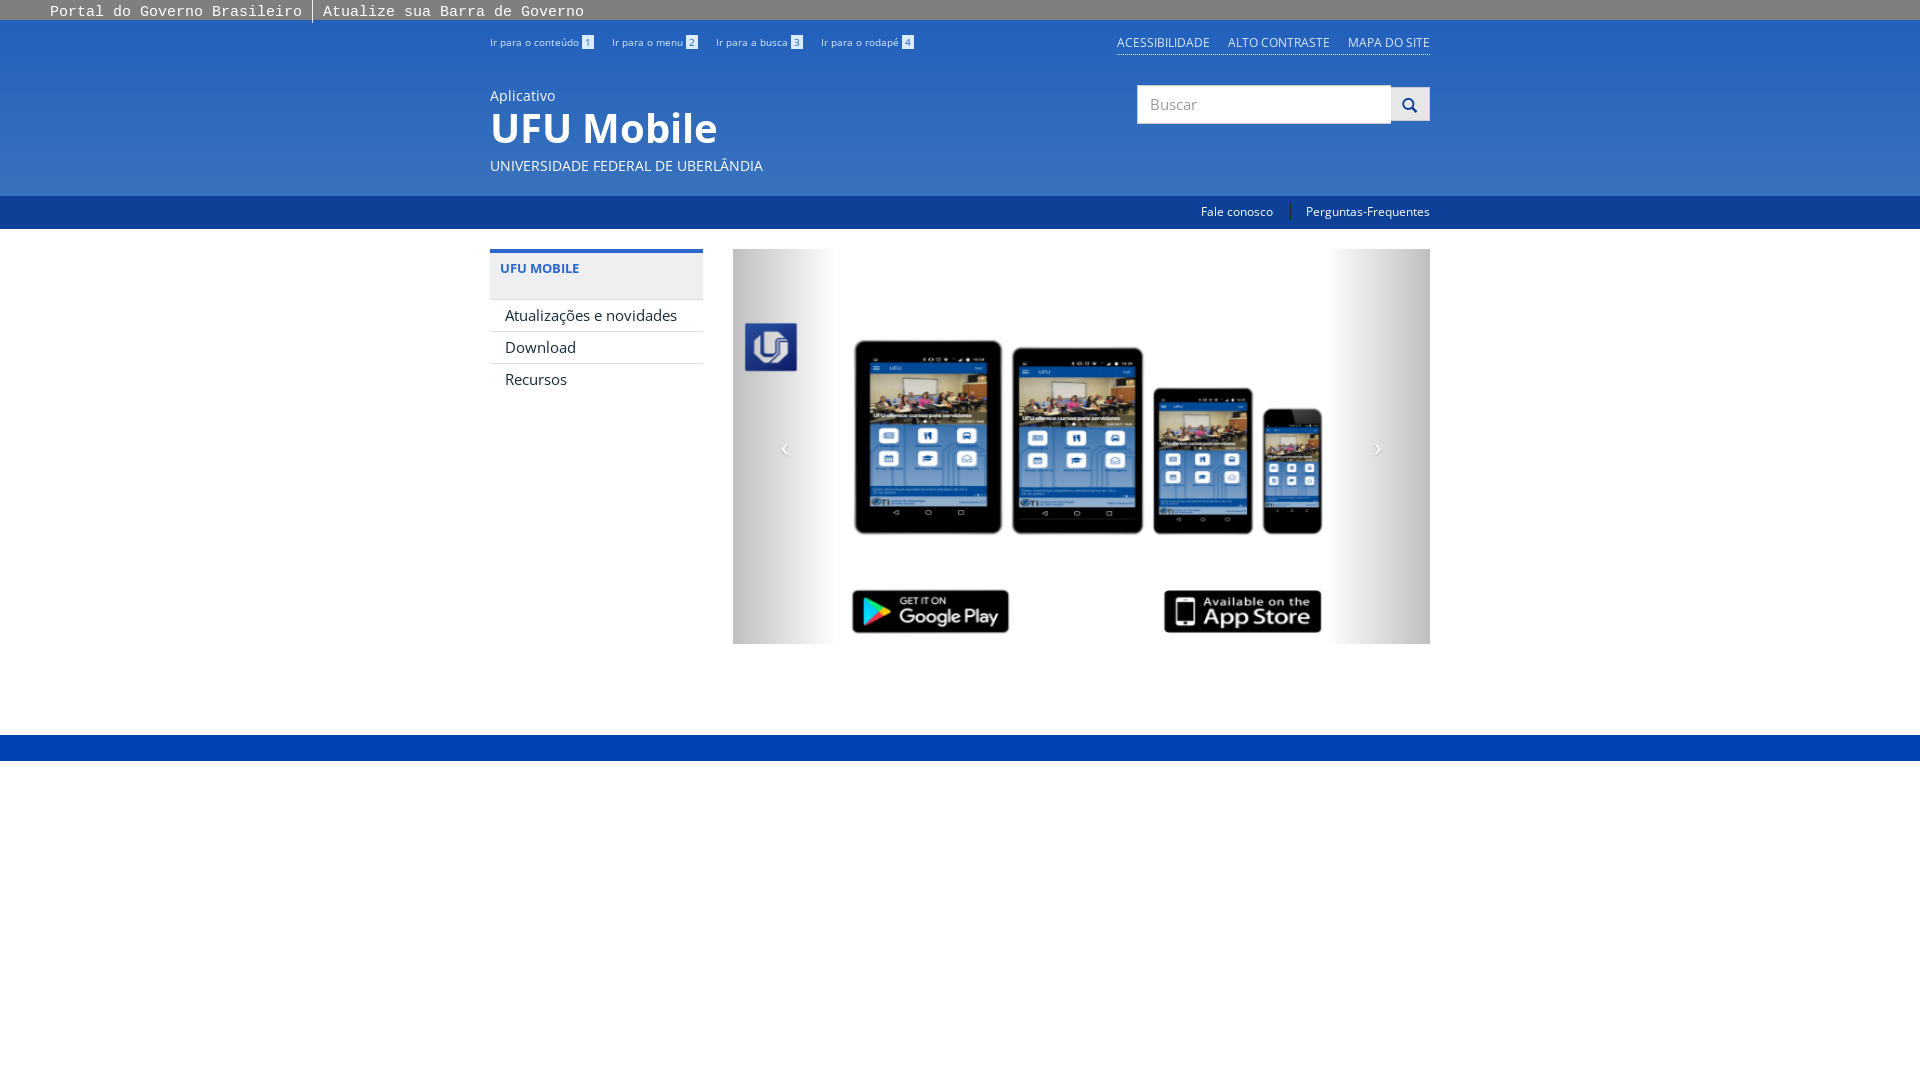 This screenshot has width=1920, height=1080. I want to click on 'Fale conosco', so click(1236, 211).